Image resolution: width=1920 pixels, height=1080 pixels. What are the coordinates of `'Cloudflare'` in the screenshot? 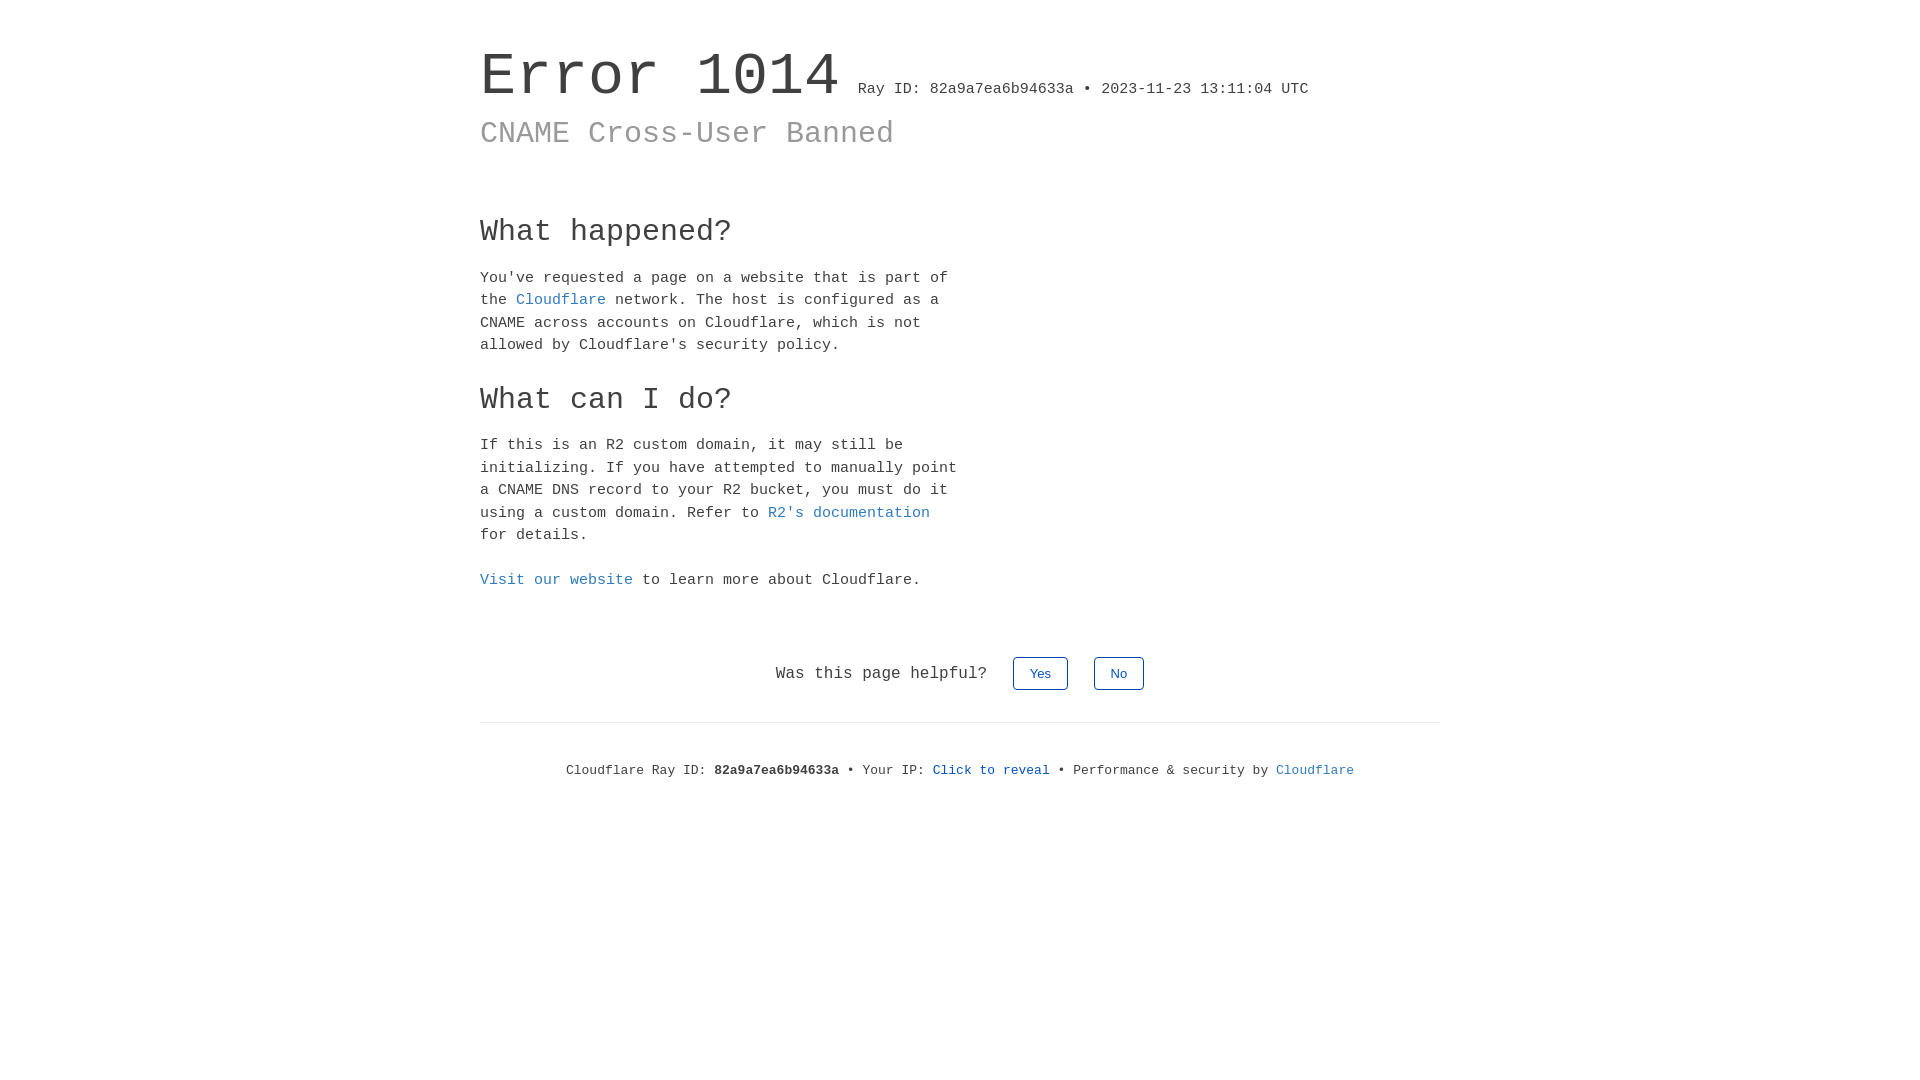 It's located at (1315, 768).